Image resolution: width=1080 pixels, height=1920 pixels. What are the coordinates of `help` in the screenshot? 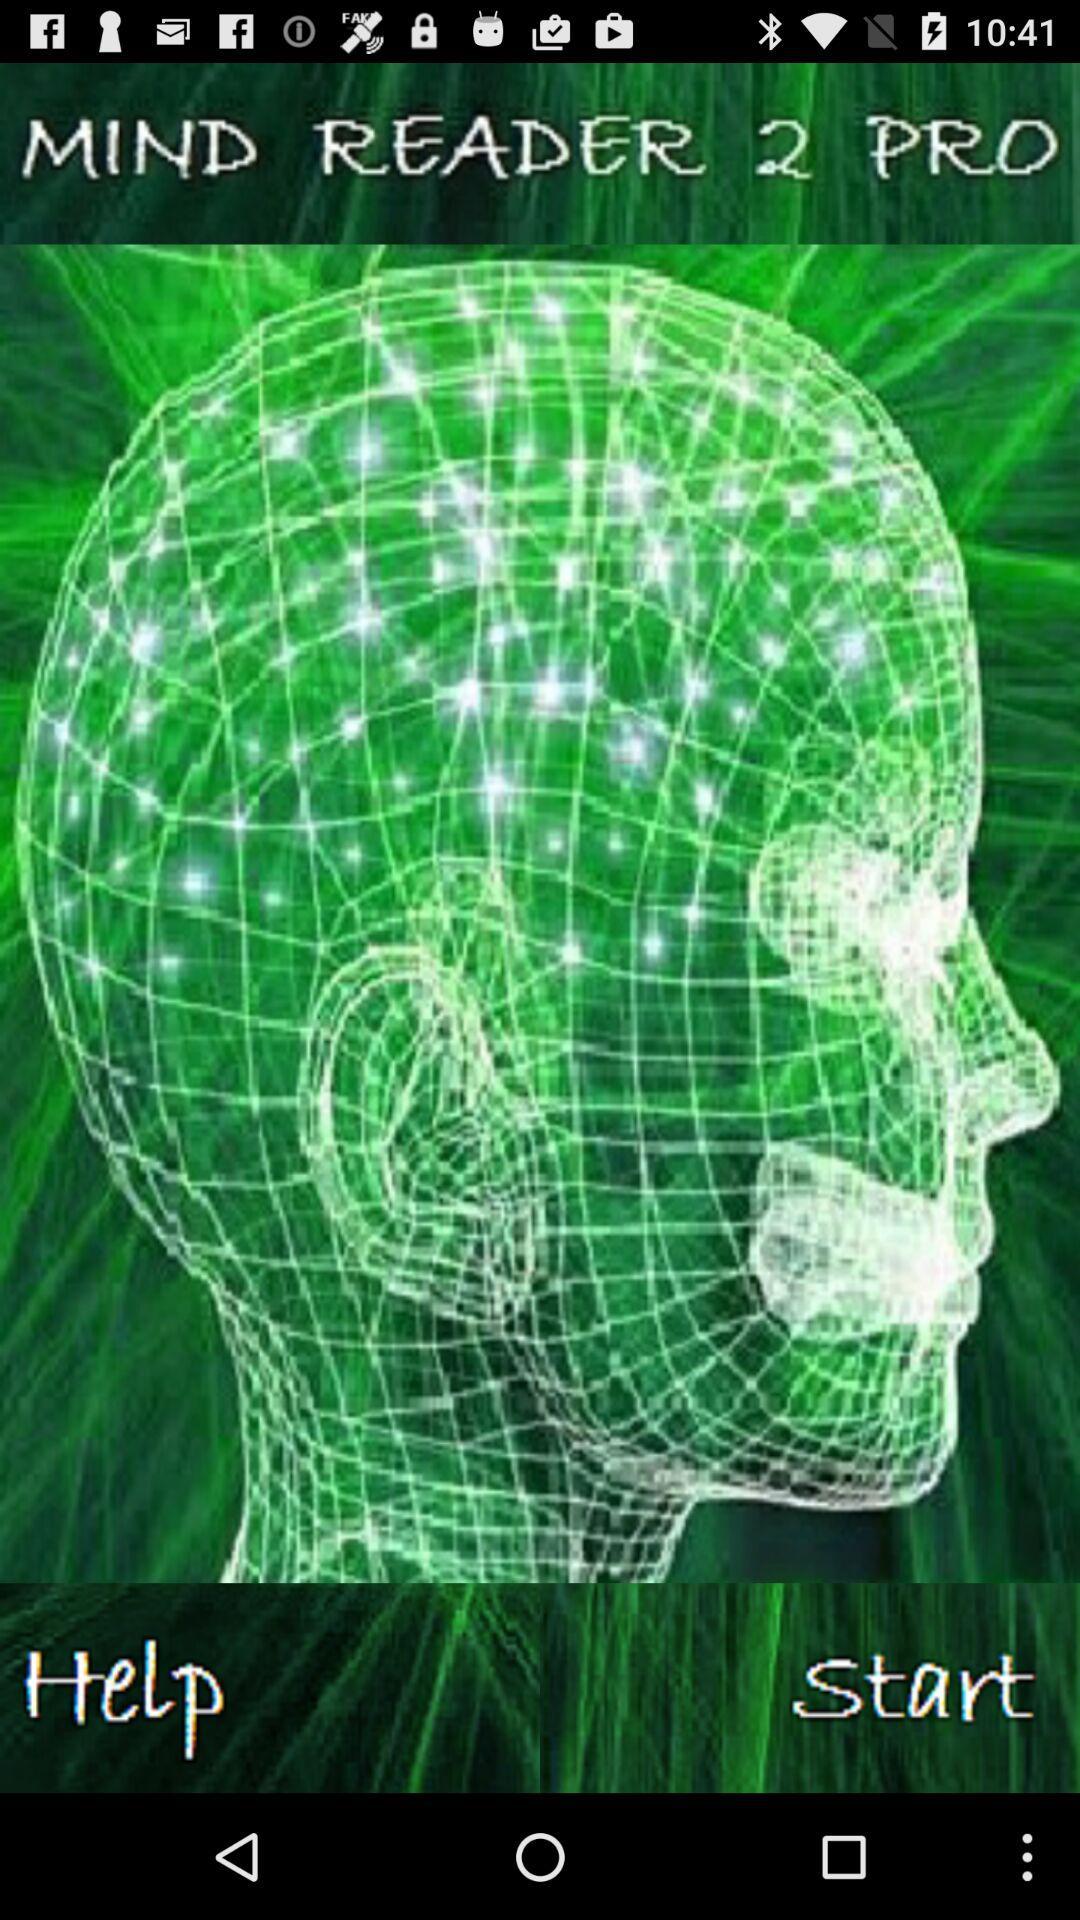 It's located at (270, 1687).